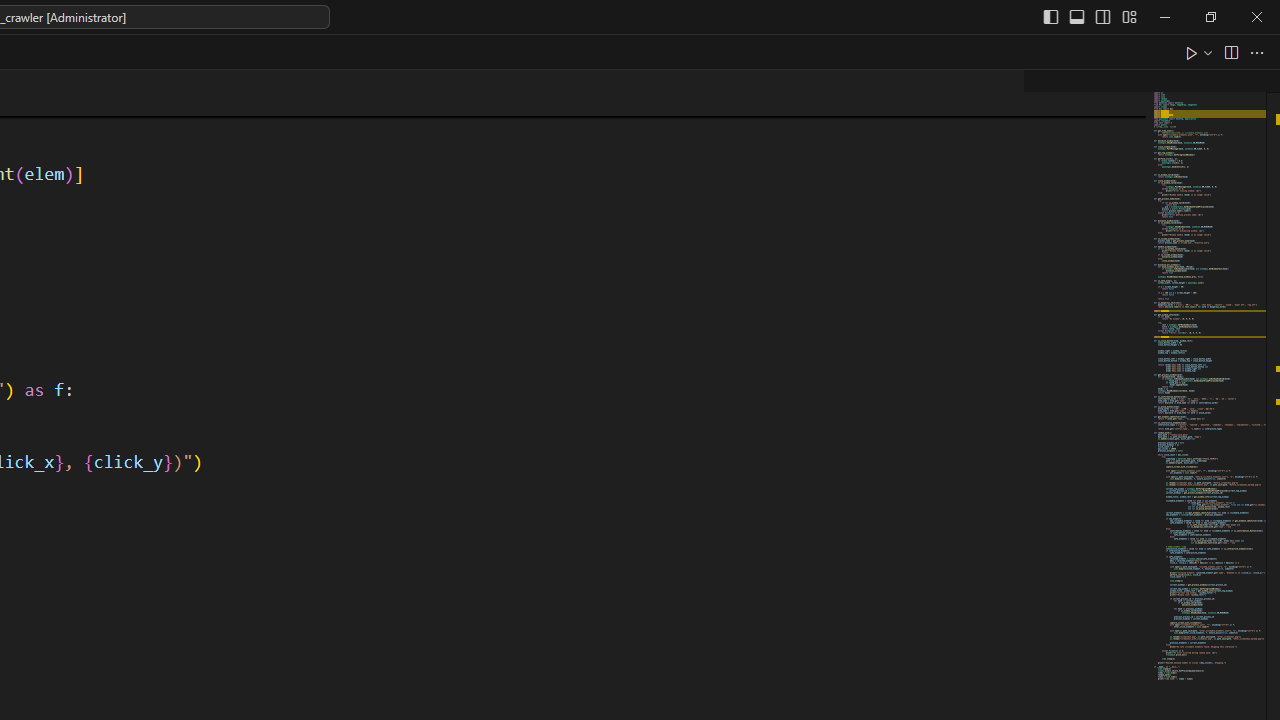 The height and width of the screenshot is (720, 1280). Describe the element at coordinates (1192, 51) in the screenshot. I see `'Run Python File'` at that location.